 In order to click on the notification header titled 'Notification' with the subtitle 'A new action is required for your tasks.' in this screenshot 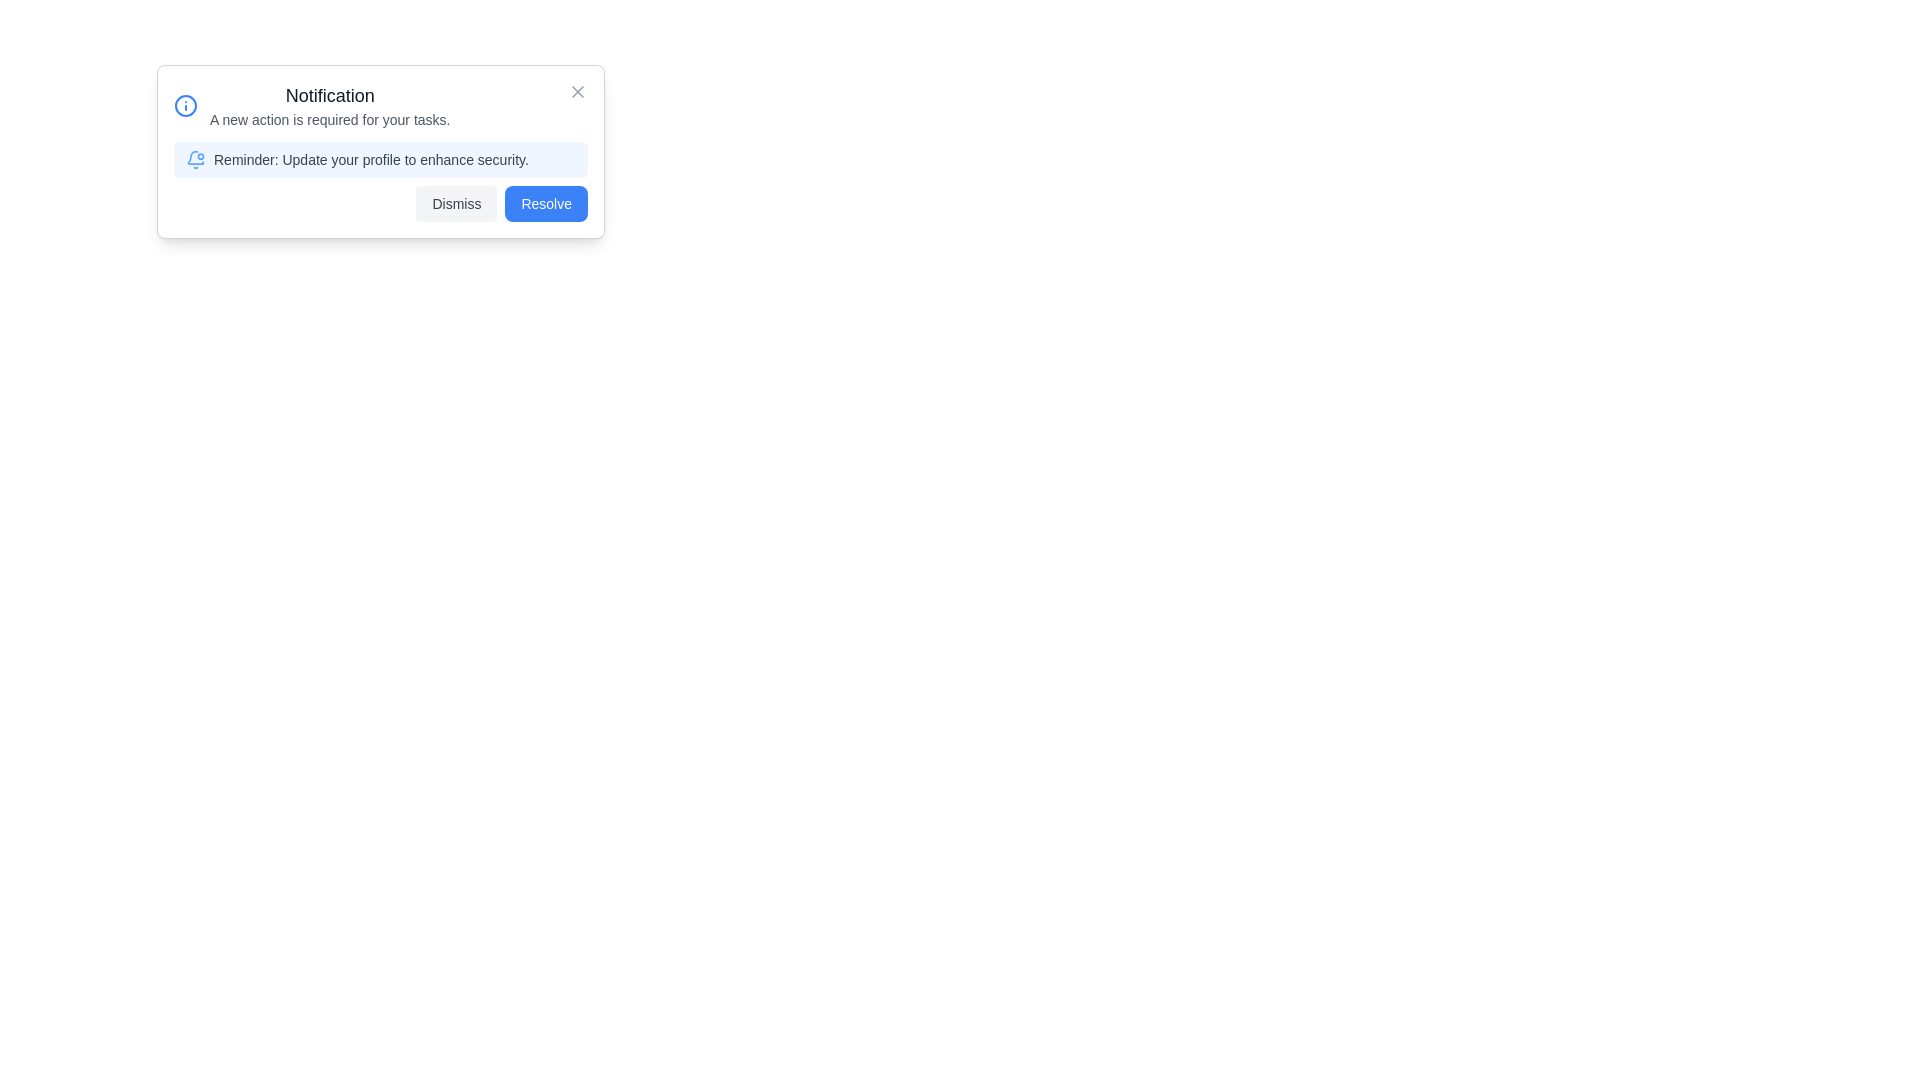, I will do `click(330, 105)`.